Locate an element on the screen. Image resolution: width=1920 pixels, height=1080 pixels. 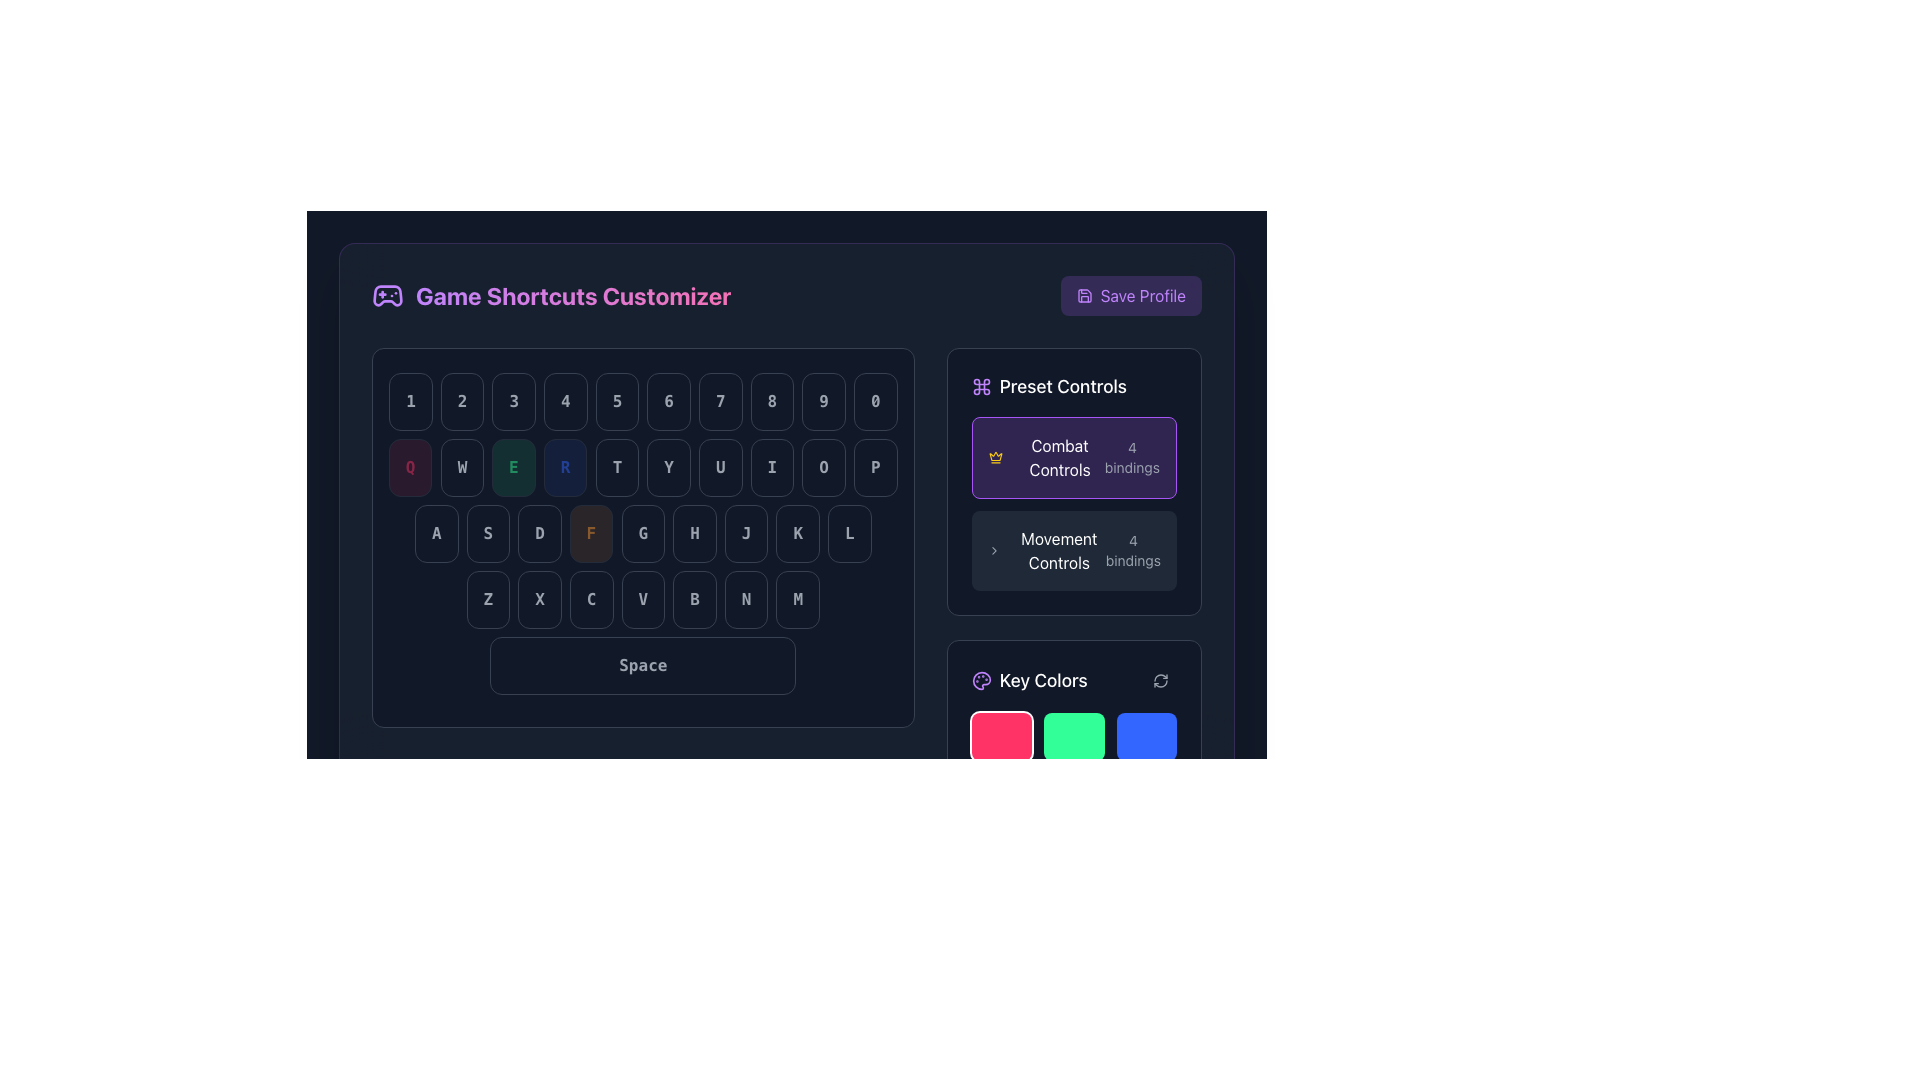
the button labeled 'J' which is styled with a dark background and gray text, located between buttons 'H' and 'K' in the eighth position is located at coordinates (745, 532).